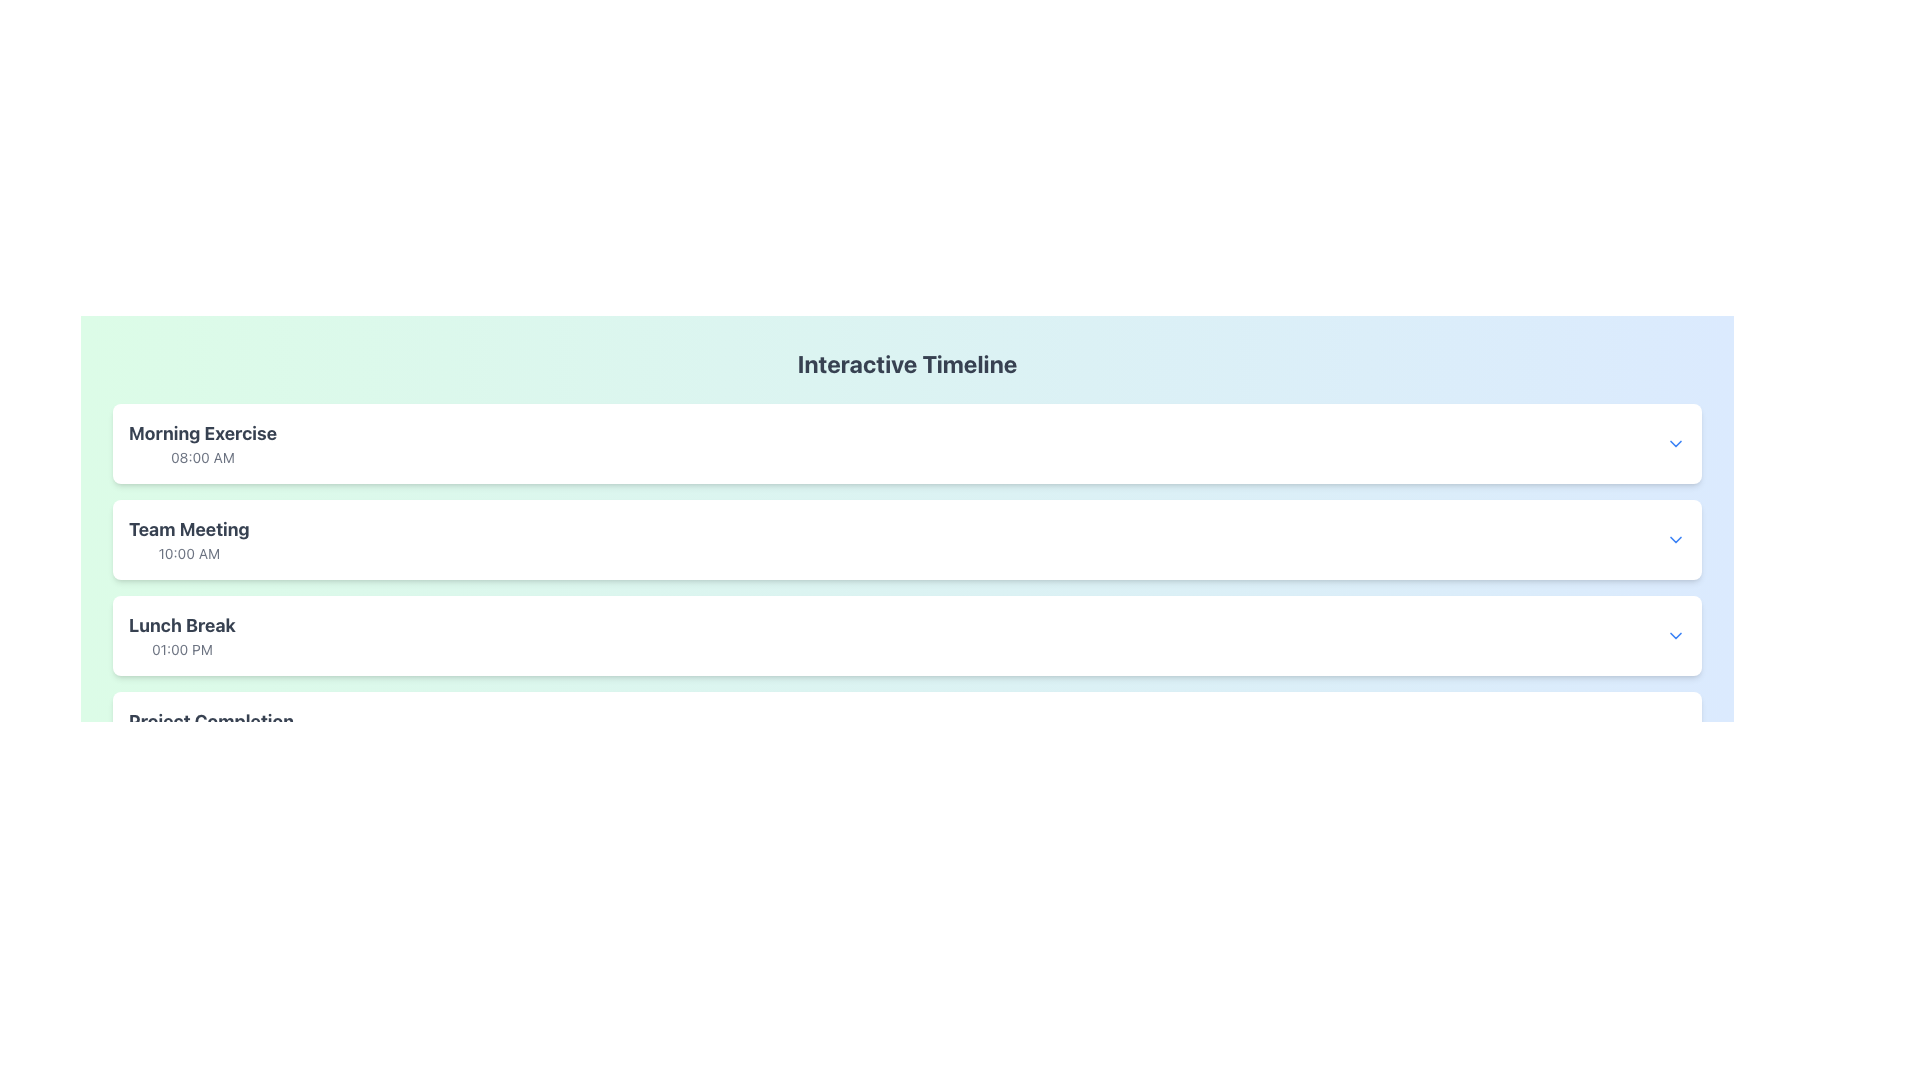 This screenshot has width=1920, height=1080. What do you see at coordinates (906, 636) in the screenshot?
I see `the 'Lunch Break' timeline item` at bounding box center [906, 636].